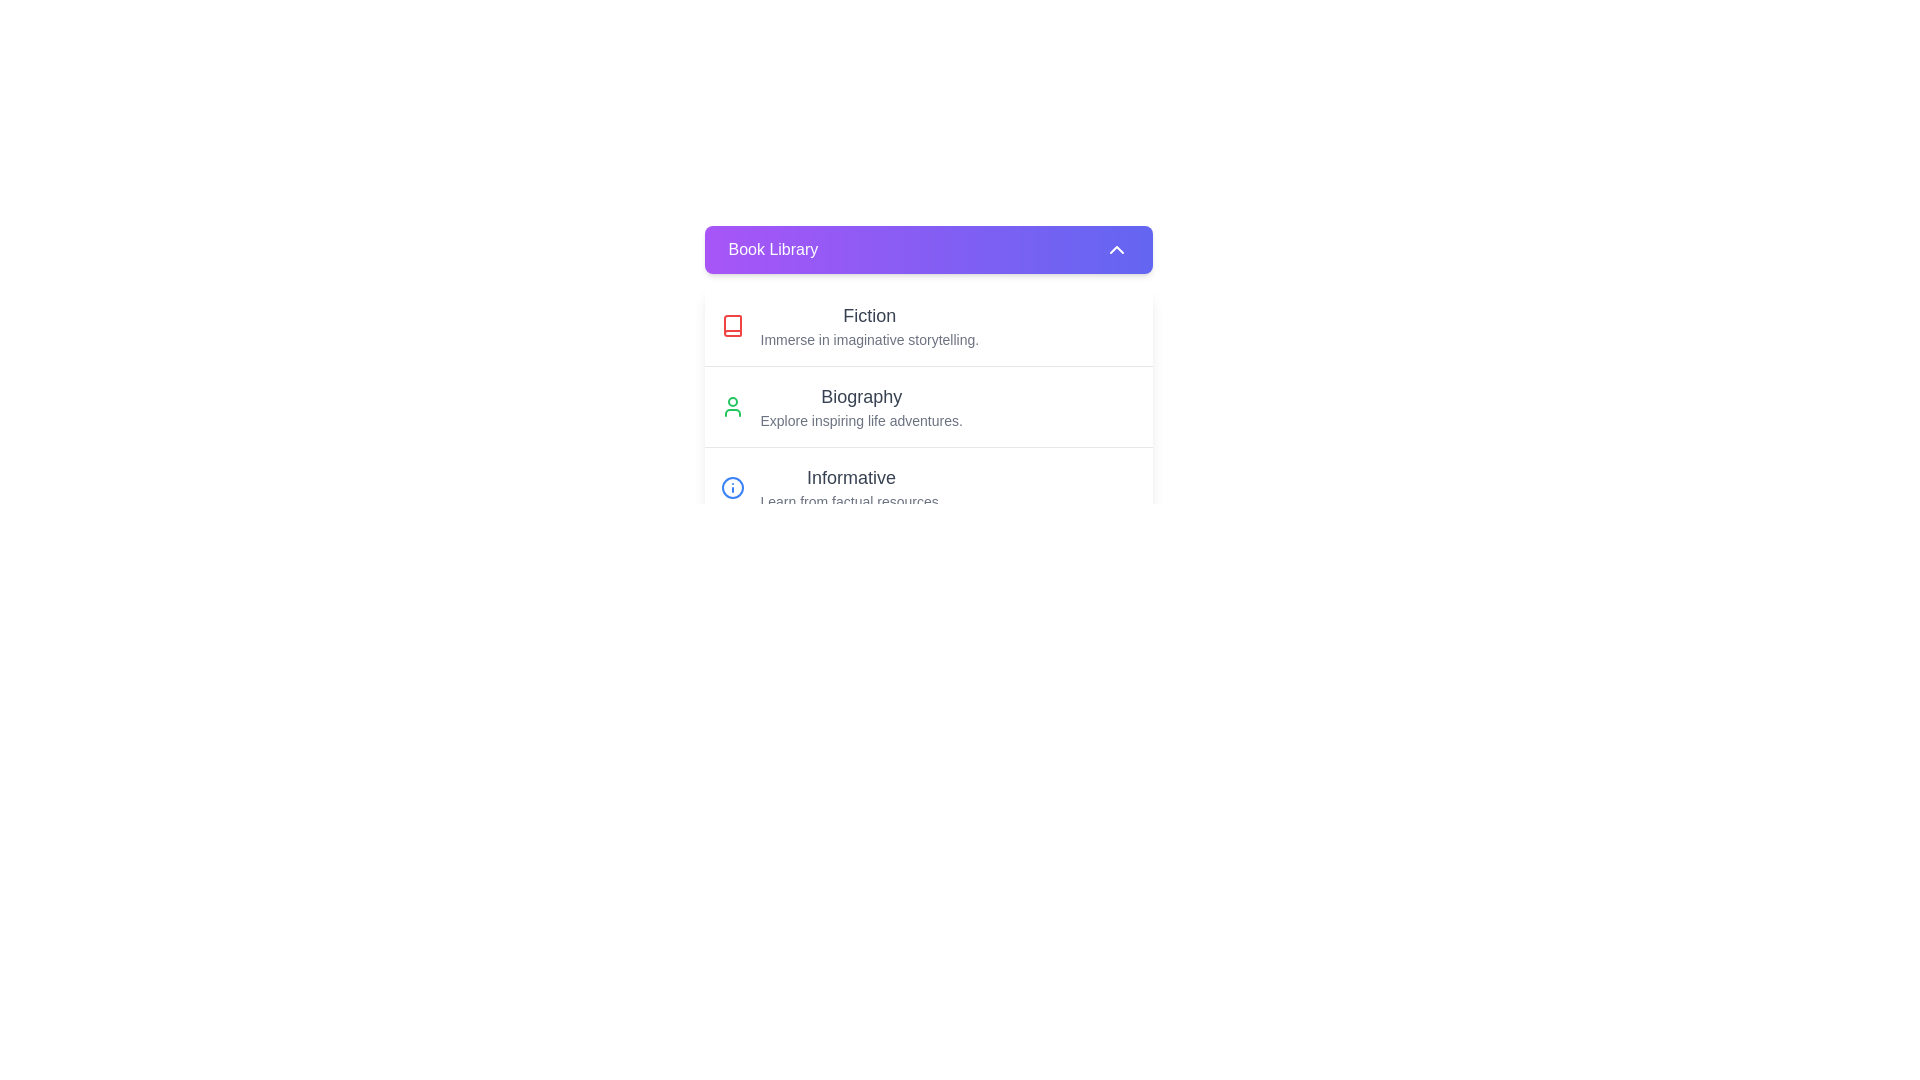  What do you see at coordinates (869, 325) in the screenshot?
I see `the first menu item in the sidebar` at bounding box center [869, 325].